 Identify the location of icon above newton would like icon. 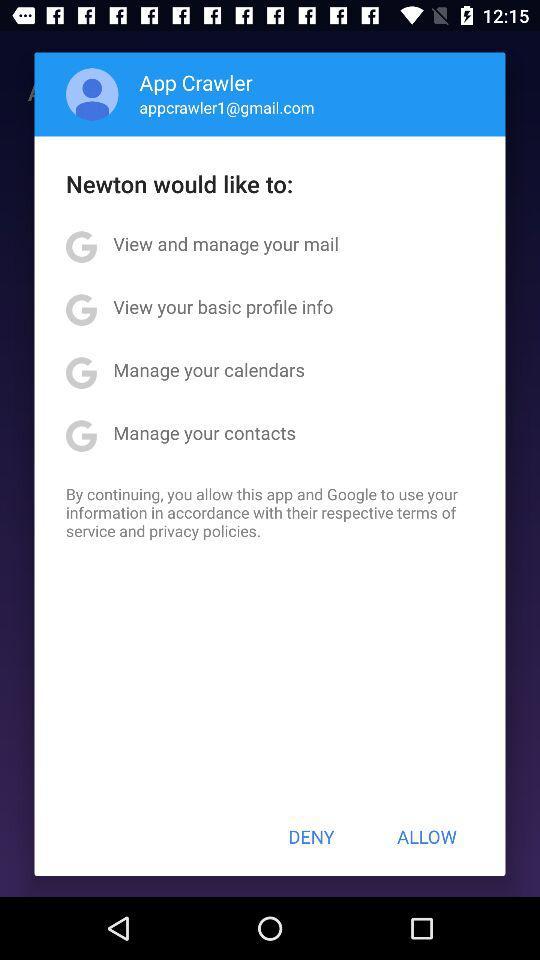
(91, 94).